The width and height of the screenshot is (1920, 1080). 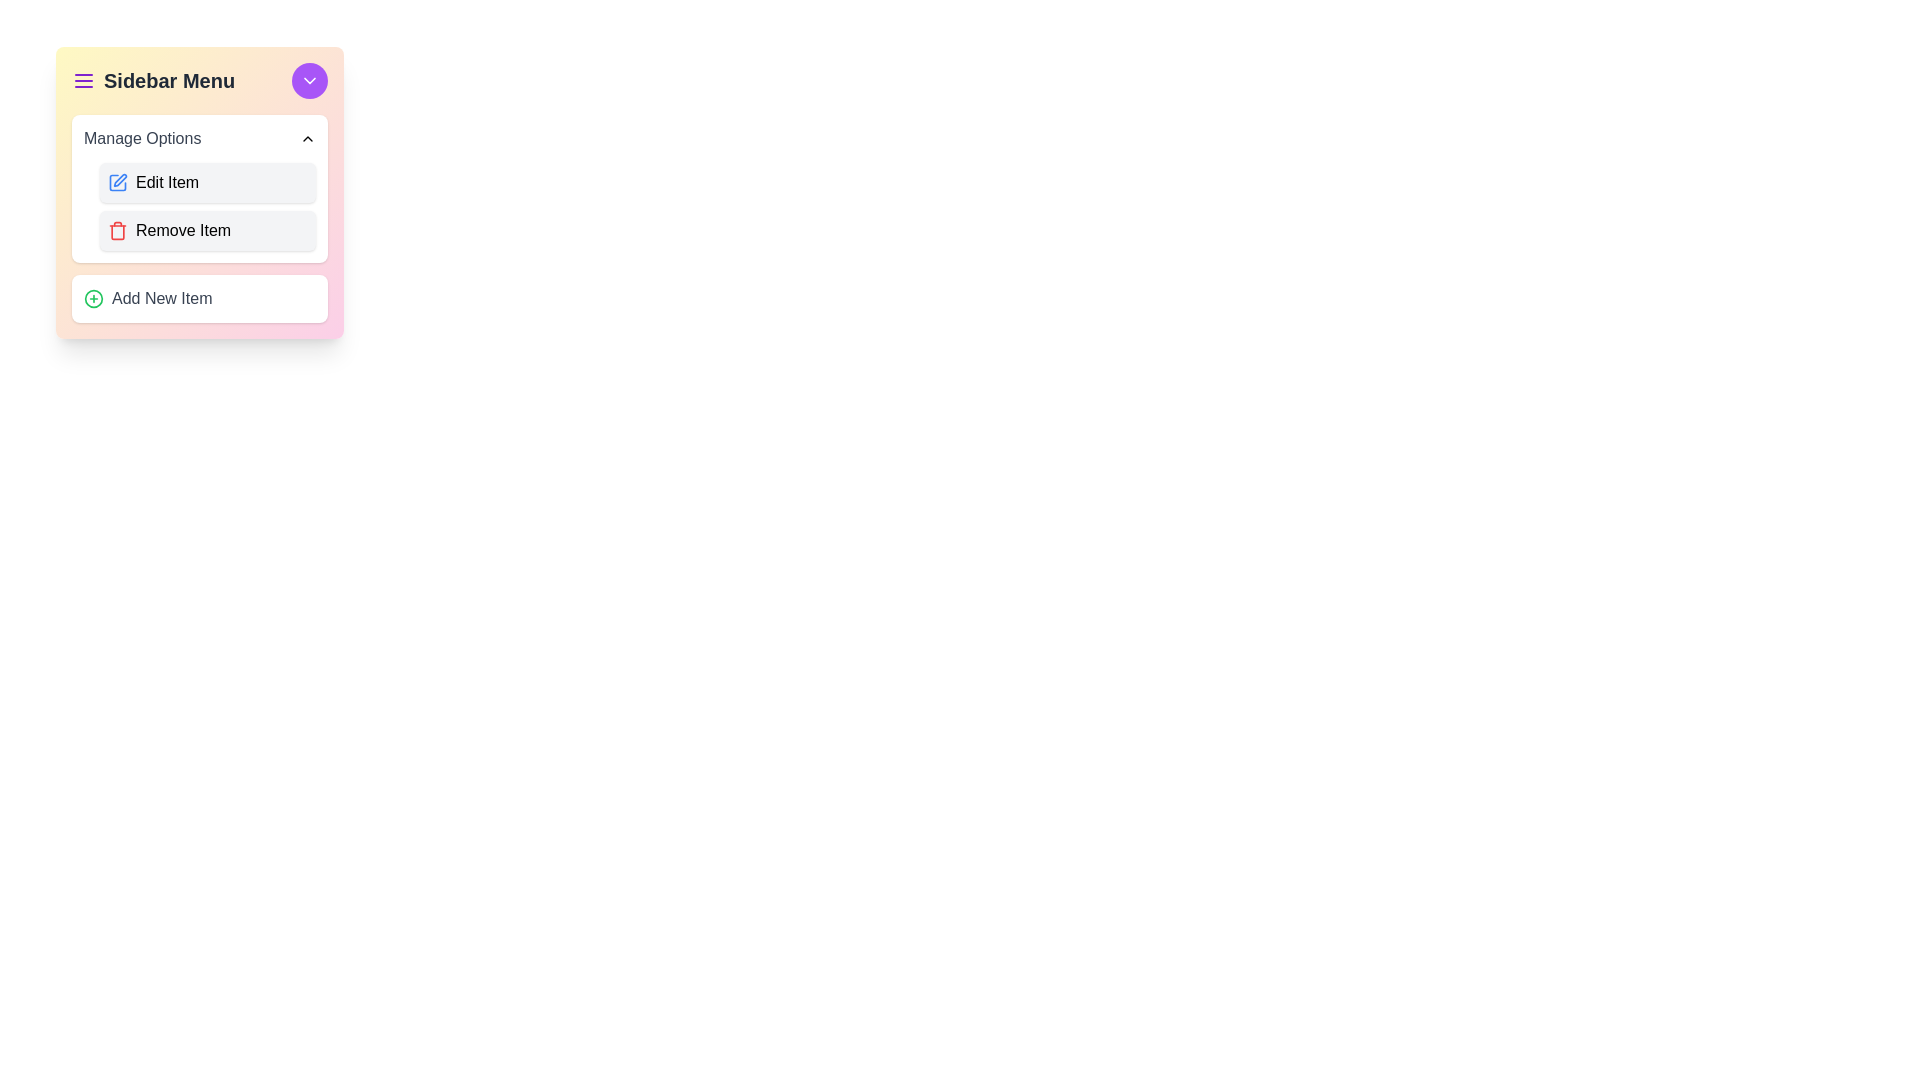 I want to click on the small blue pen icon within the light gray rounded rectangle, which serves as the 'Edit Item' option in the menu, to provide feedback, so click(x=117, y=182).